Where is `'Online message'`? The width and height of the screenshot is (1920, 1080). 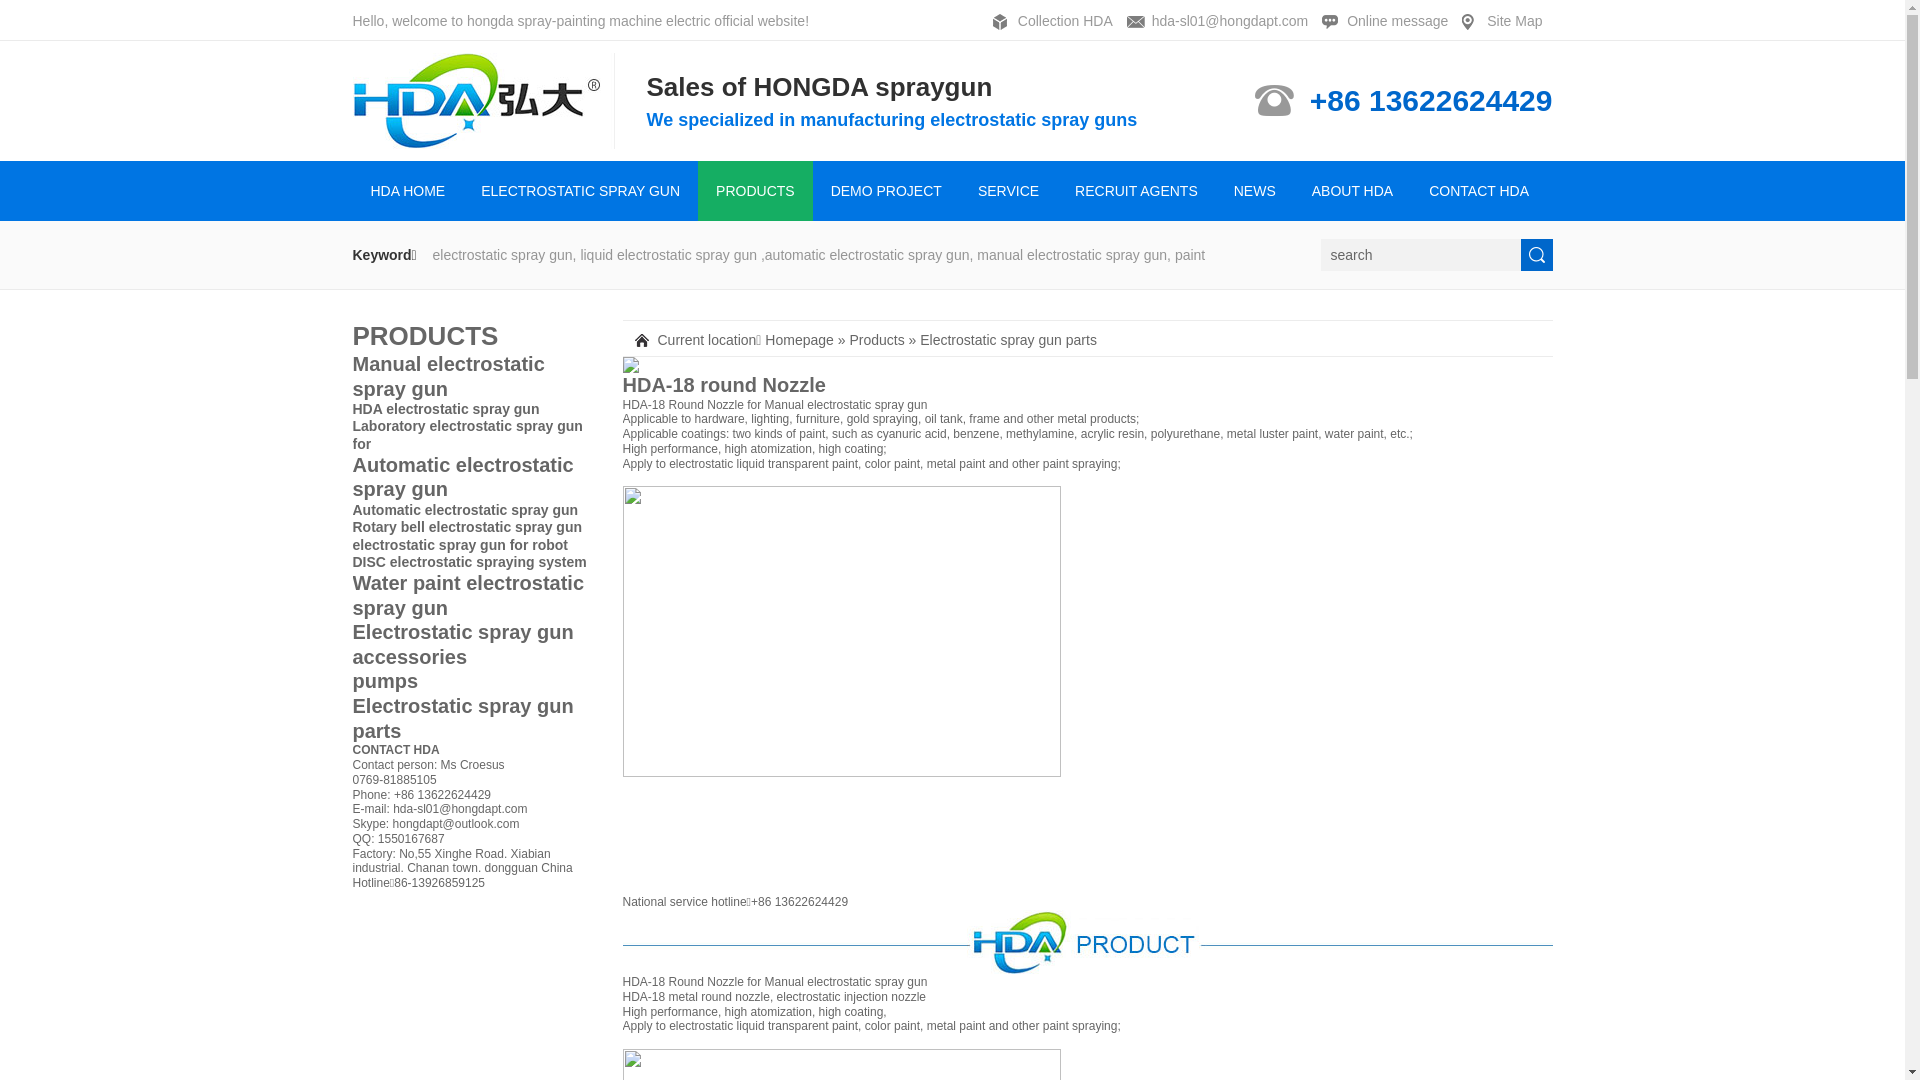
'Online message' is located at coordinates (1389, 21).